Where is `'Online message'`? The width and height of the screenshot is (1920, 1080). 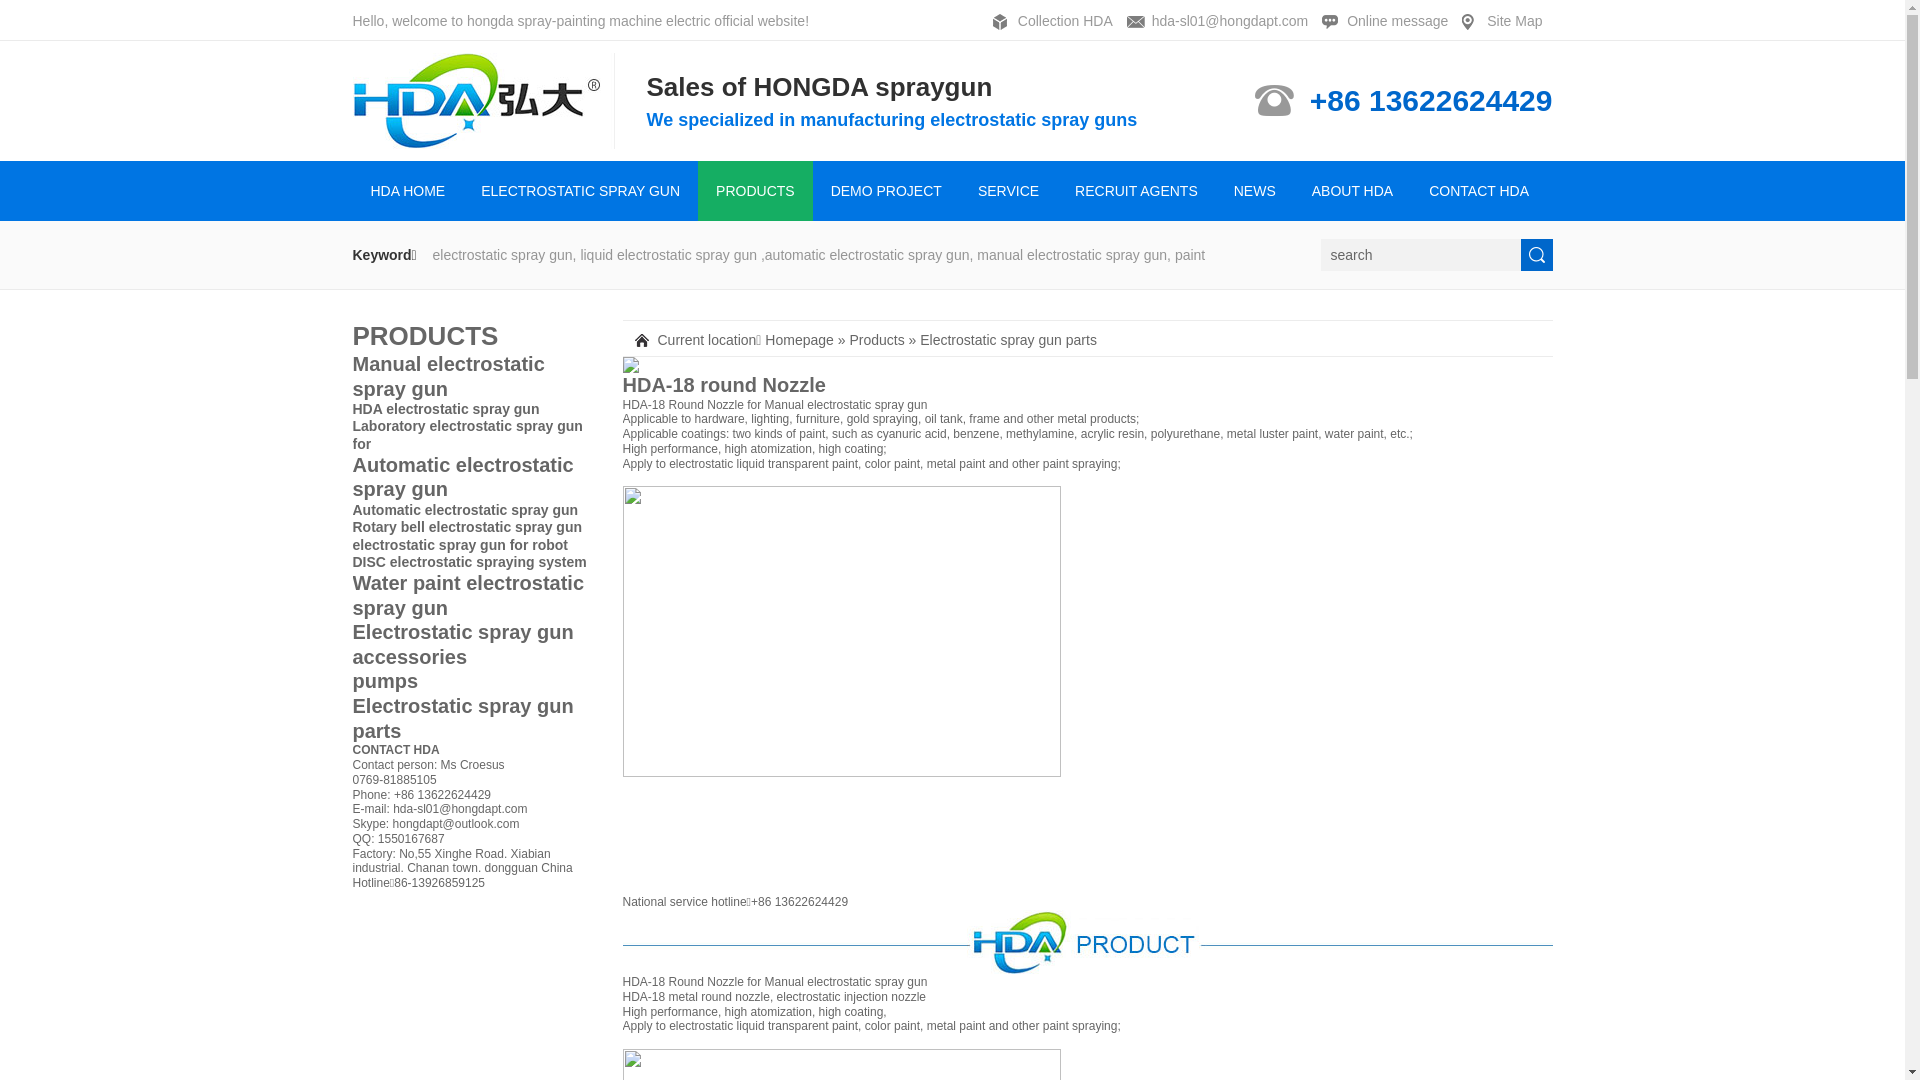
'Online message' is located at coordinates (1389, 21).